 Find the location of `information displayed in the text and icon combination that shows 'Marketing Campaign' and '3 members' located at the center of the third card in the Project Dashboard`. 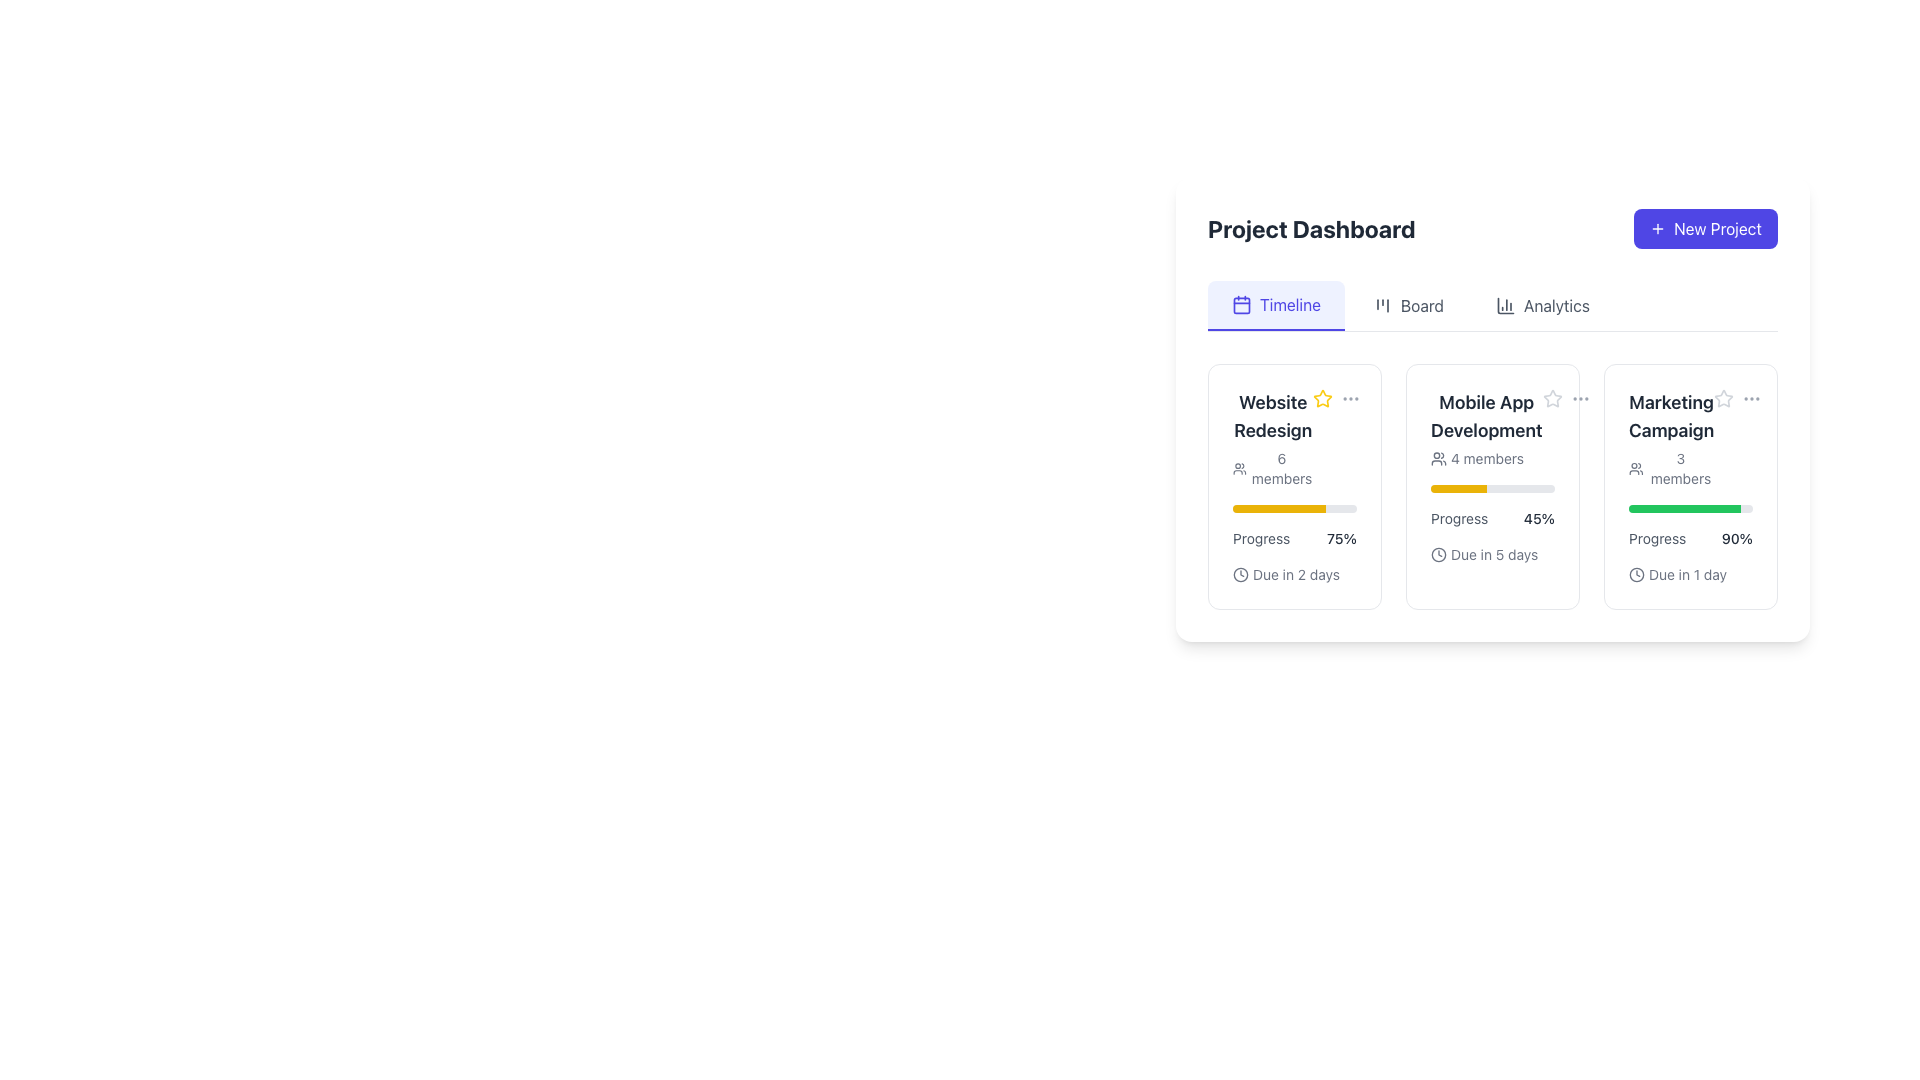

information displayed in the text and icon combination that shows 'Marketing Campaign' and '3 members' located at the center of the third card in the Project Dashboard is located at coordinates (1689, 438).